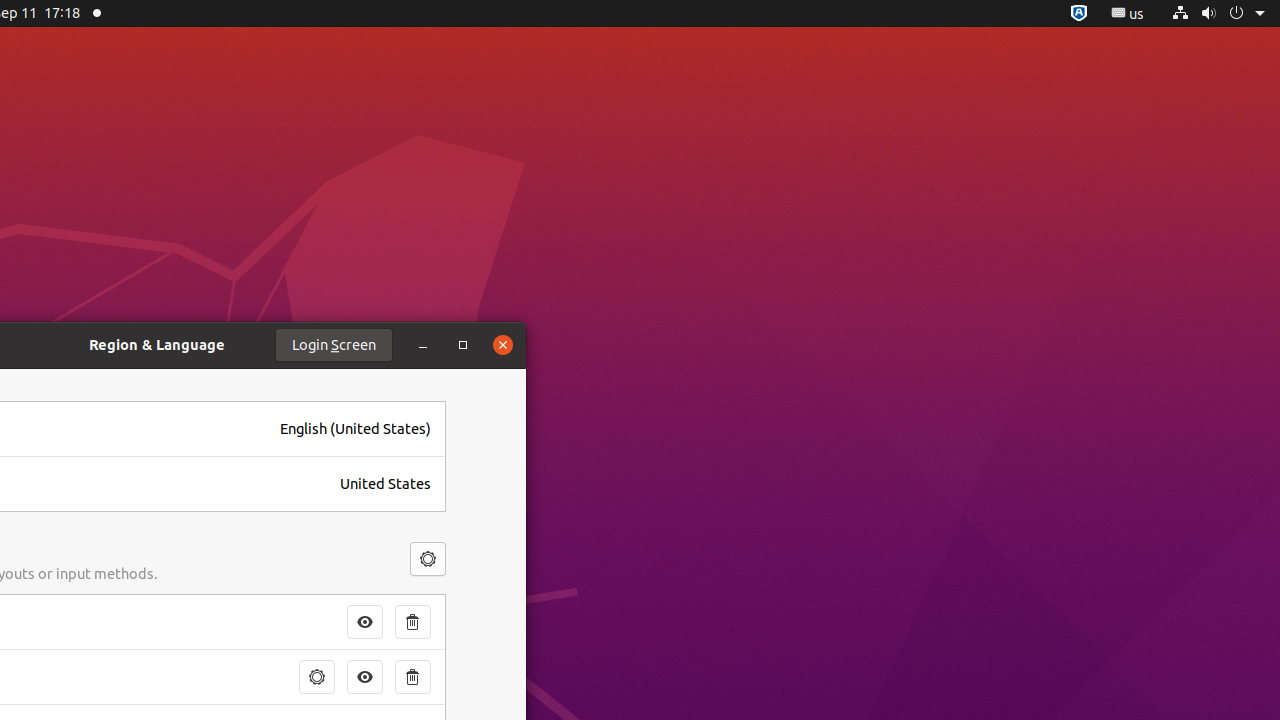 This screenshot has height=720, width=1280. What do you see at coordinates (1127, 13) in the screenshot?
I see `':1.21/StatusNotifierItem'` at bounding box center [1127, 13].